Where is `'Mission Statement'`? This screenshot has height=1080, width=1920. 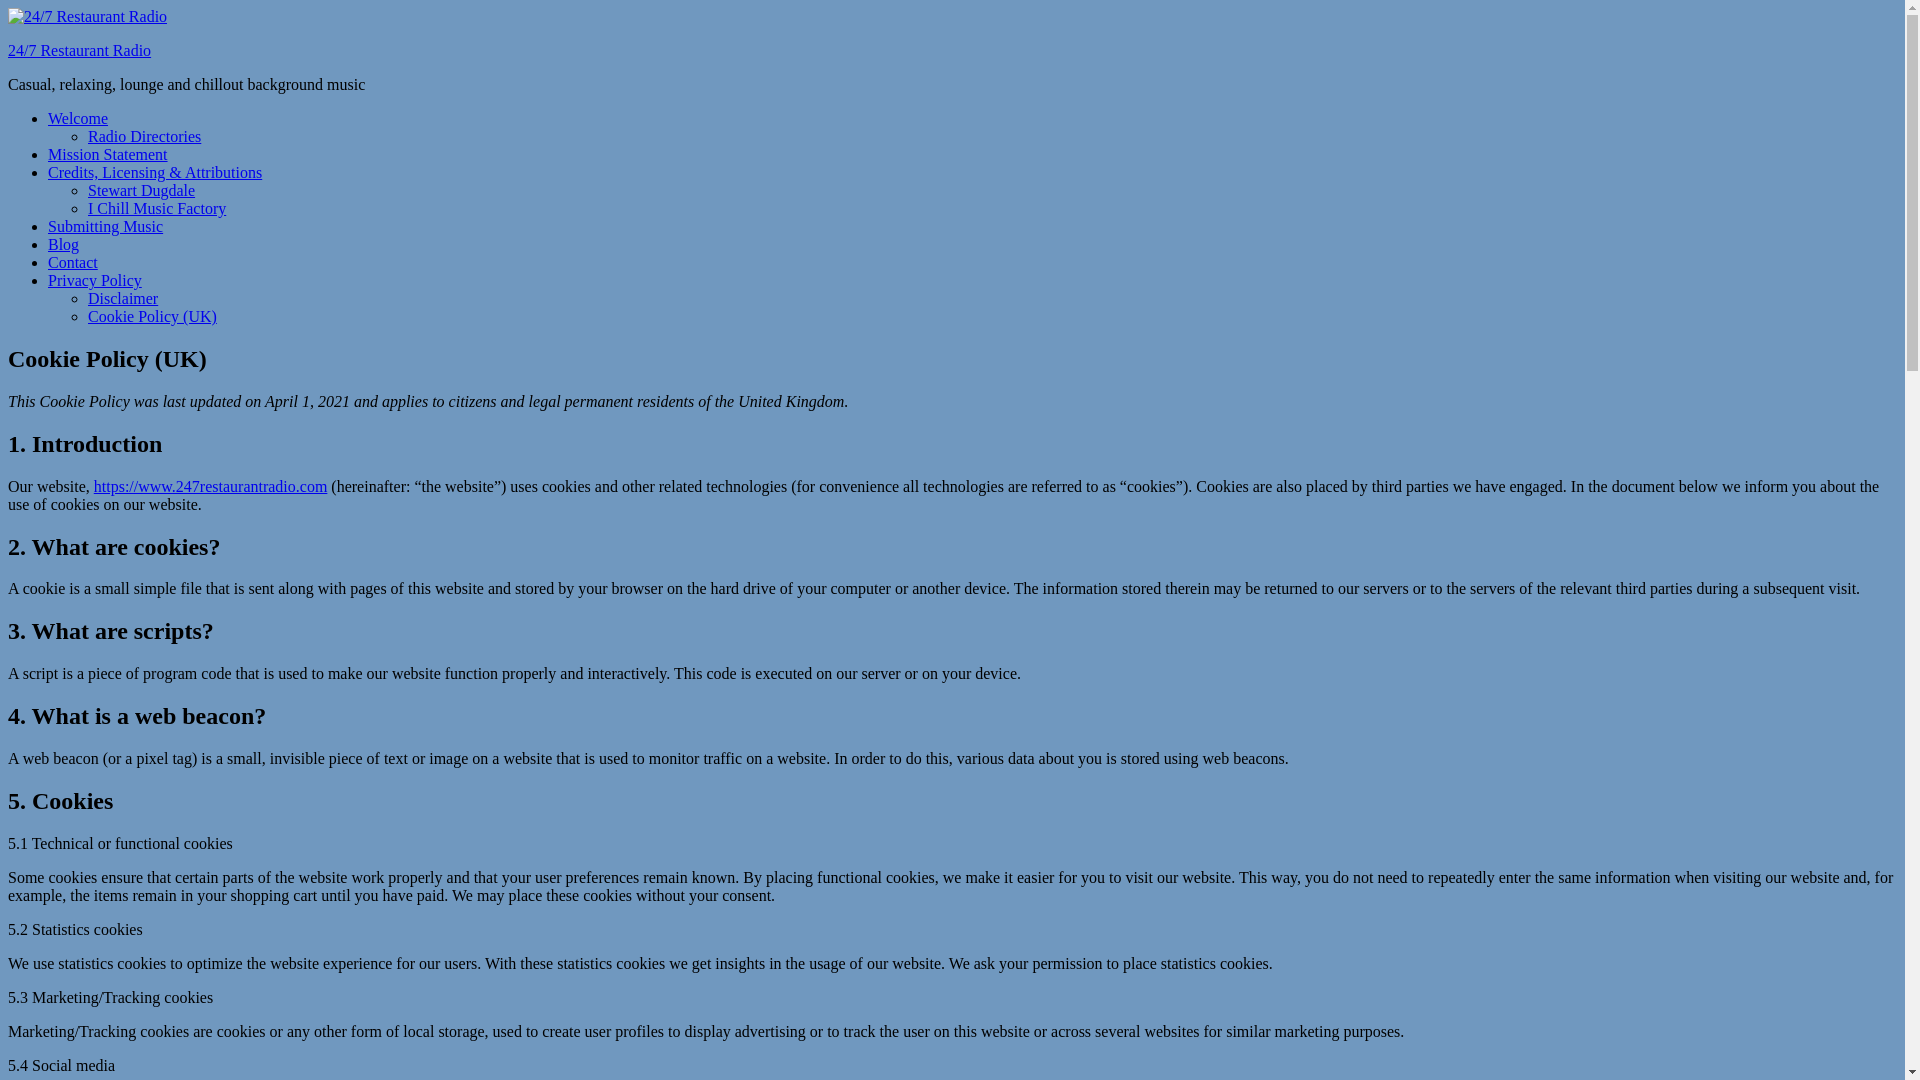
'Mission Statement' is located at coordinates (106, 153).